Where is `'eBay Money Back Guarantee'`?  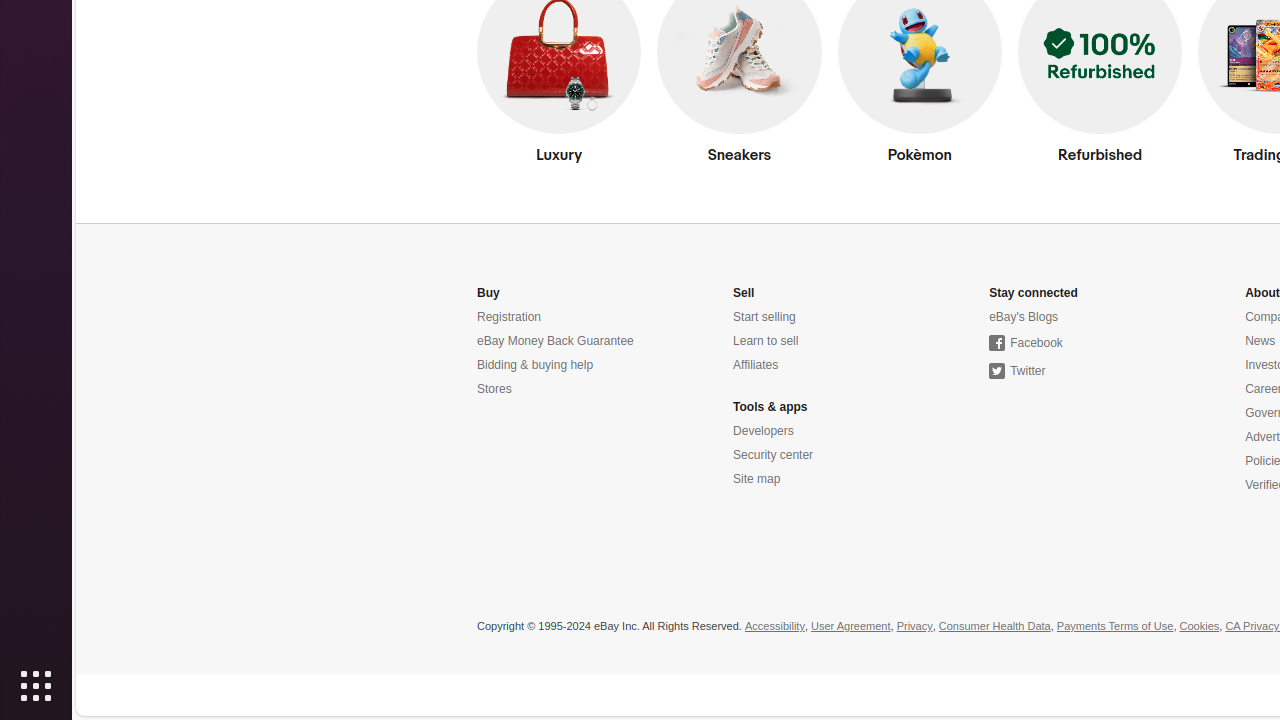 'eBay Money Back Guarantee' is located at coordinates (555, 340).